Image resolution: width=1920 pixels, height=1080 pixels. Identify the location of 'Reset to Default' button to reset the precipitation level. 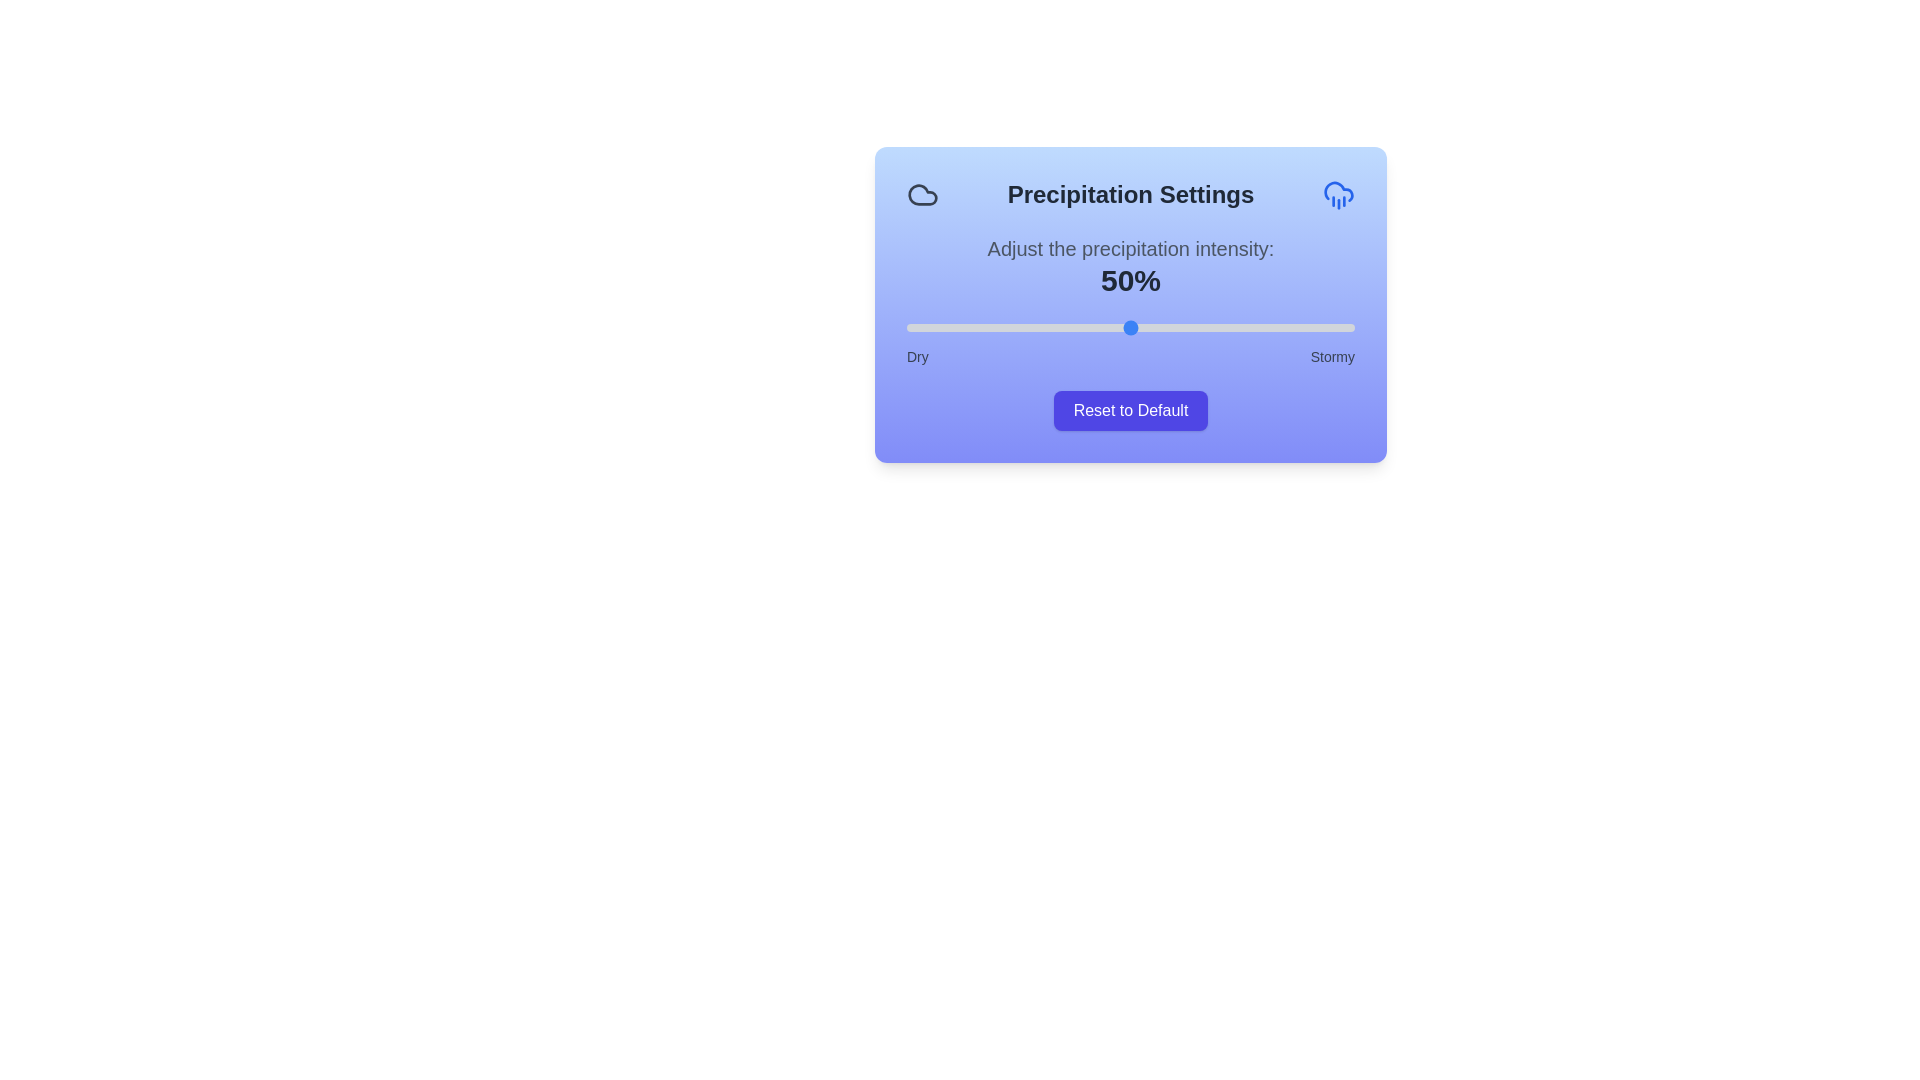
(1131, 410).